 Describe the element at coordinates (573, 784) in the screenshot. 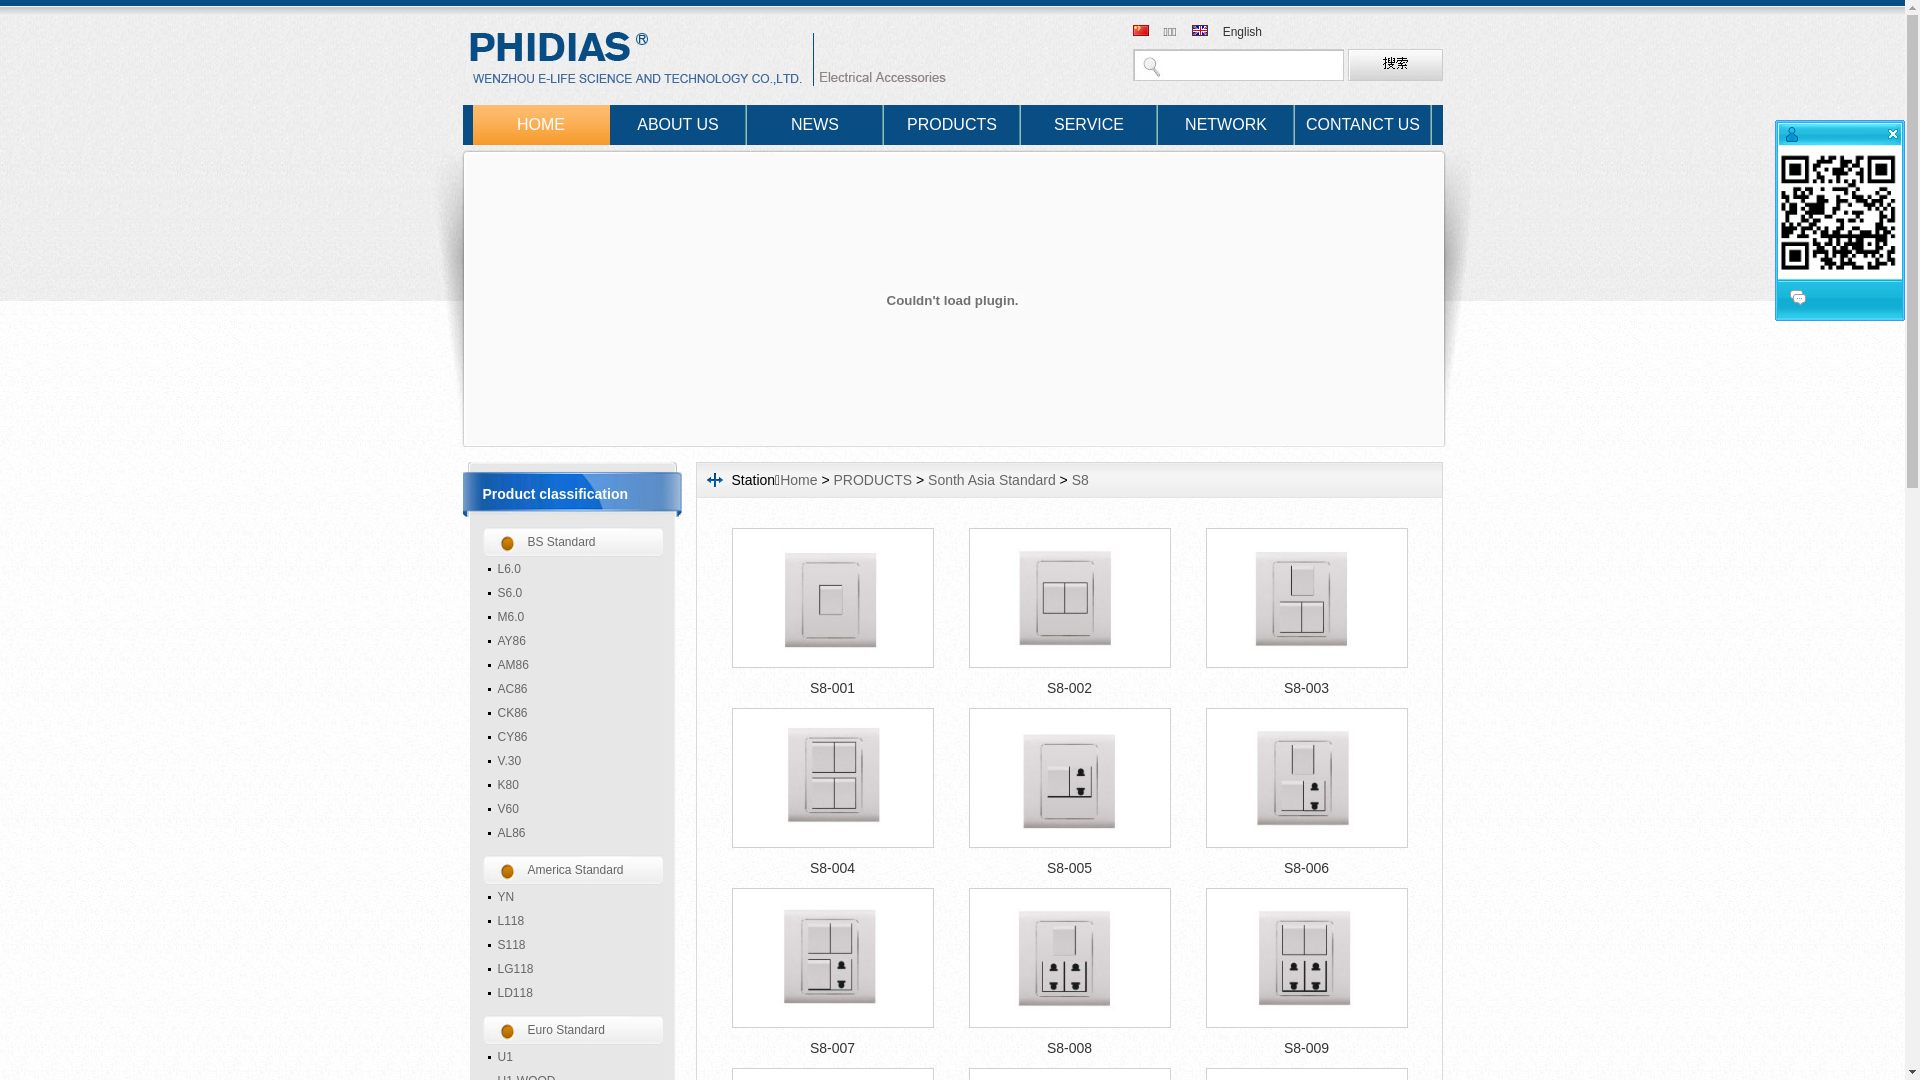

I see `'K80'` at that location.